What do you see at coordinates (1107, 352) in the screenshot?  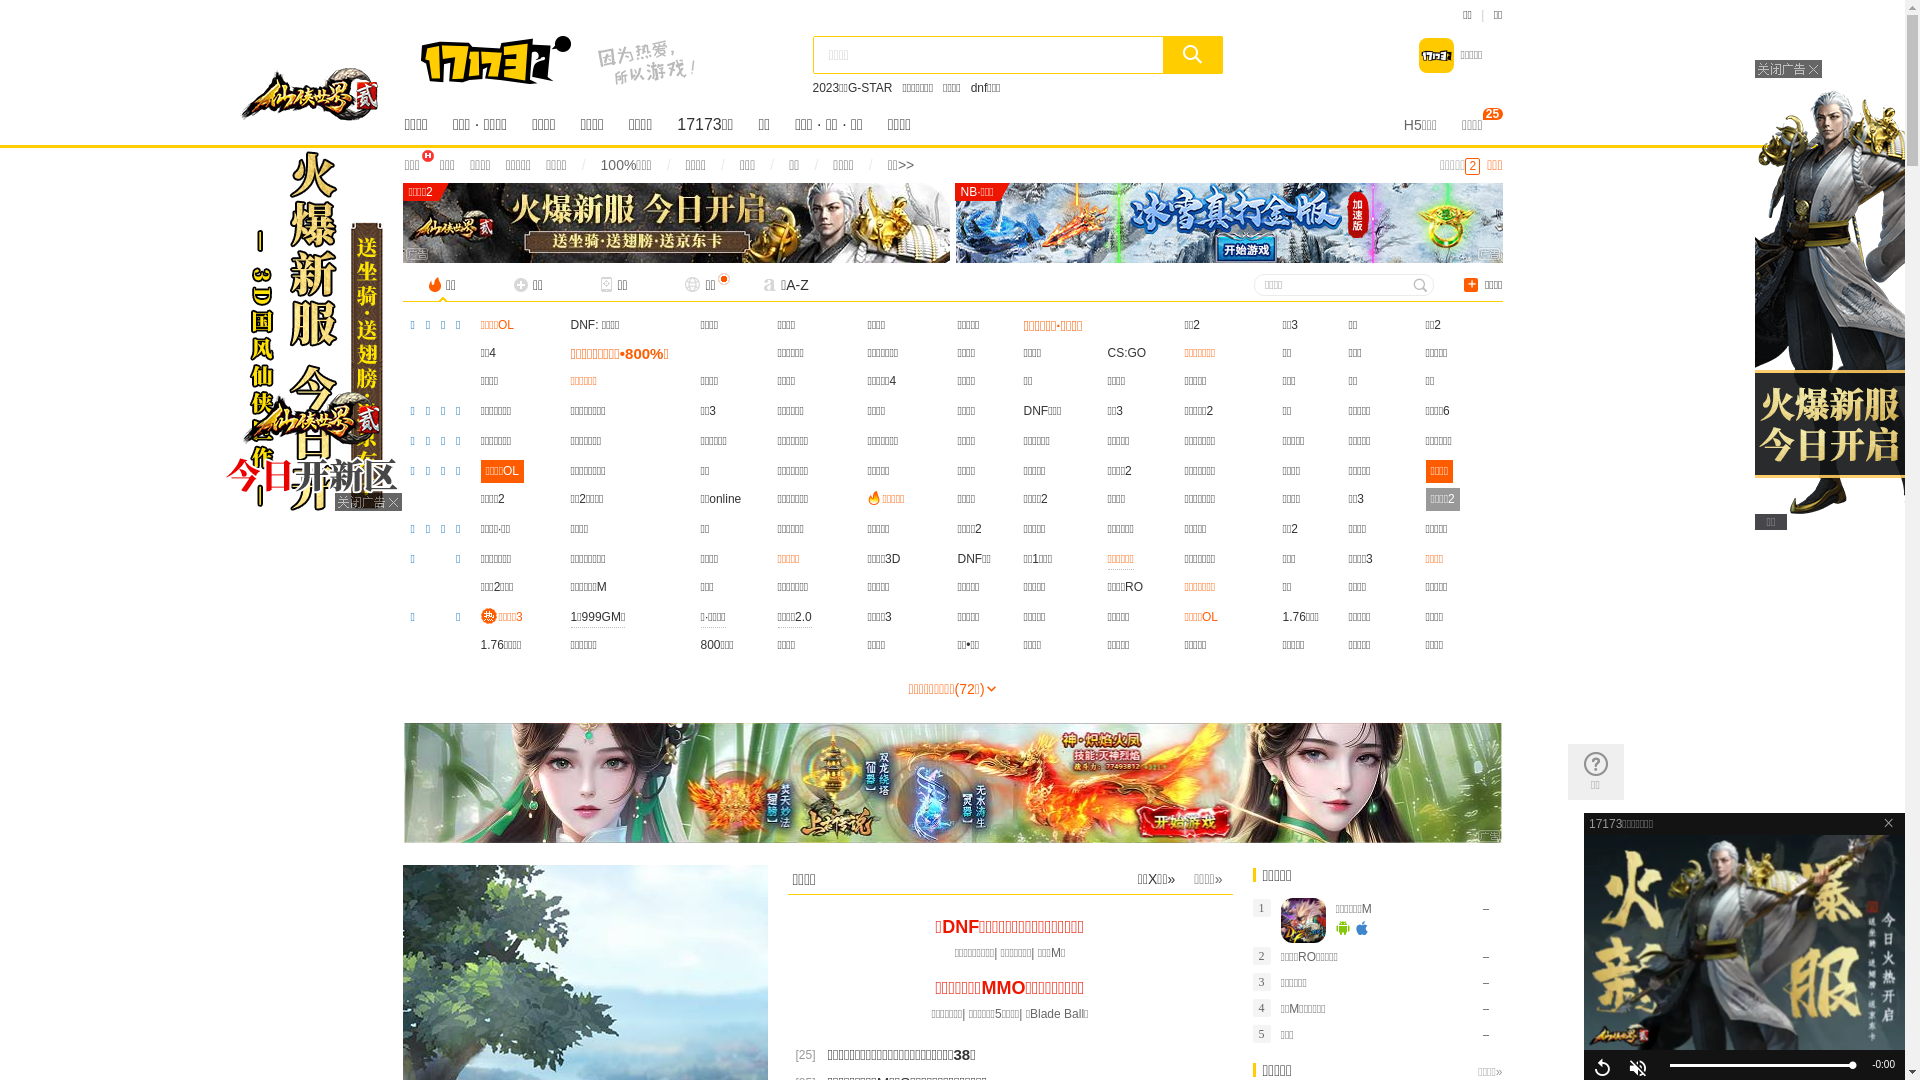 I see `'CS:GO'` at bounding box center [1107, 352].